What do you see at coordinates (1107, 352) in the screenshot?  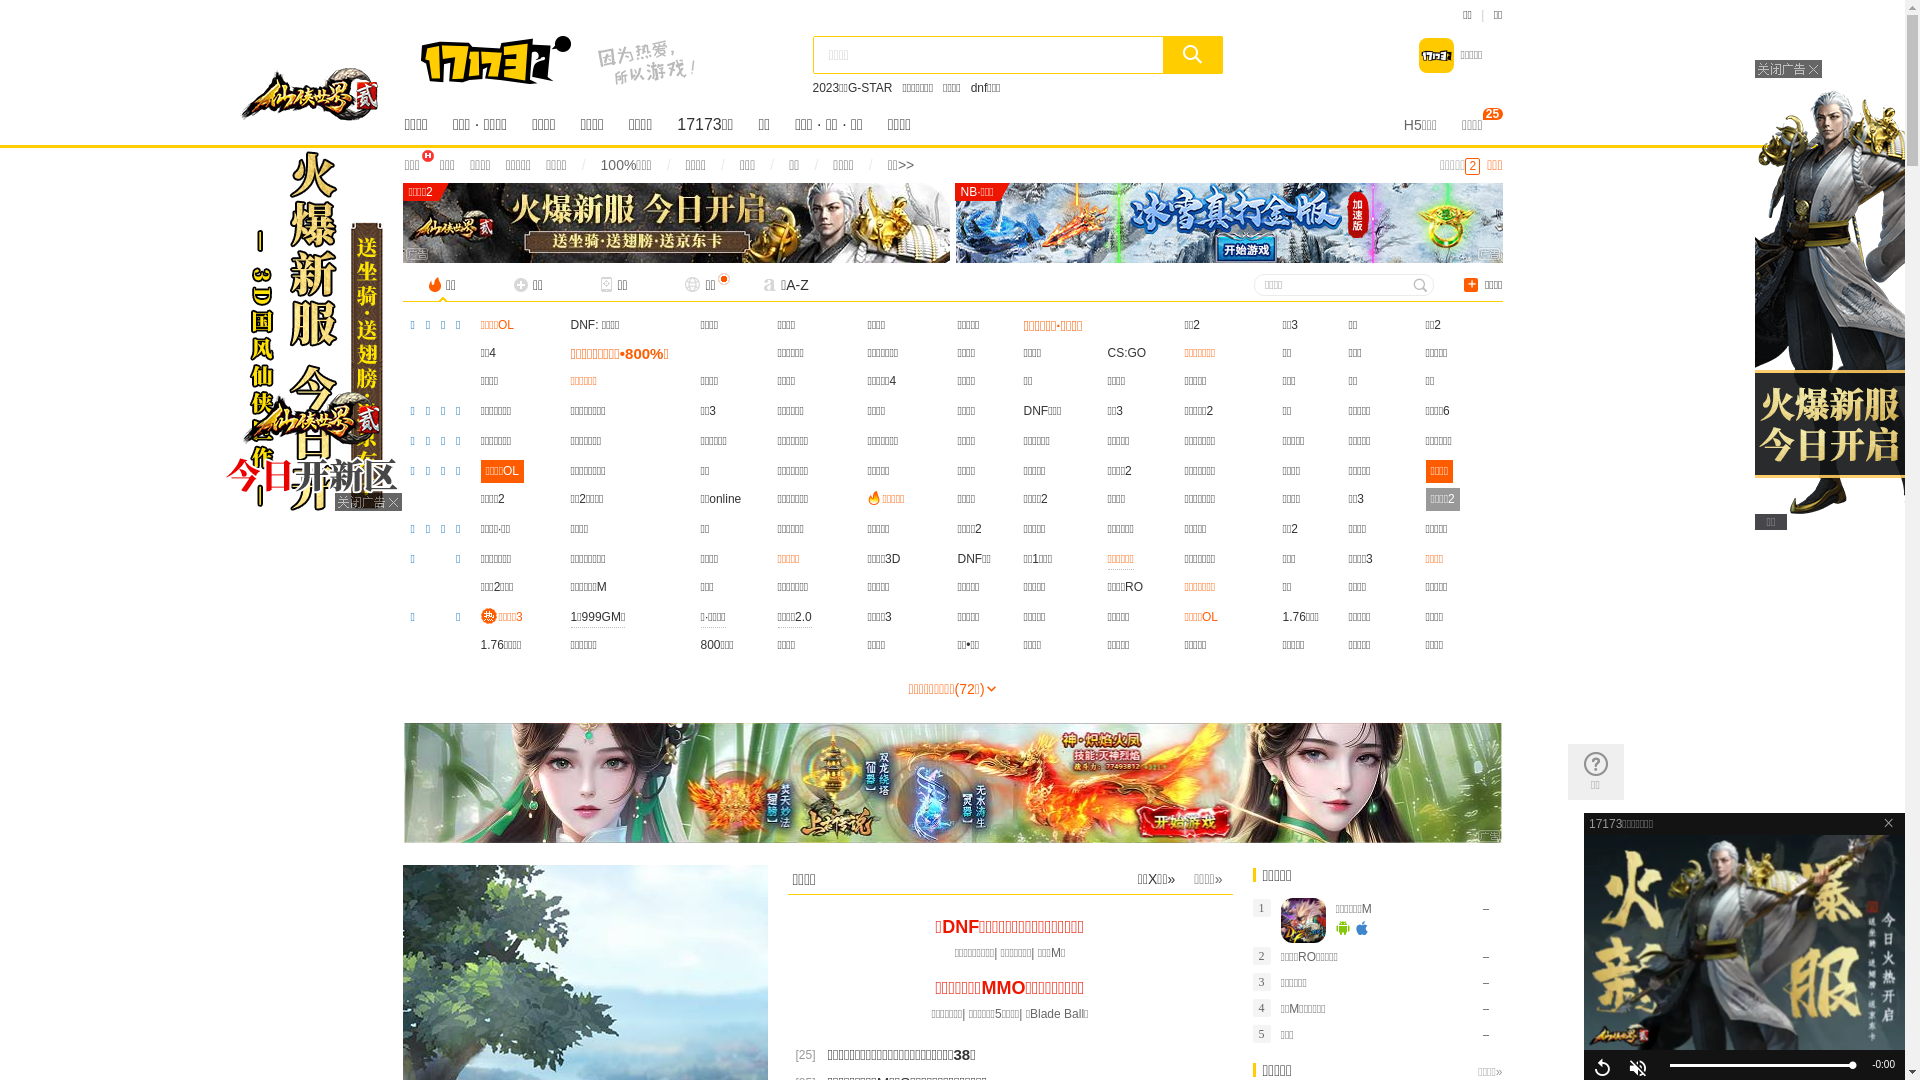 I see `'CS:GO'` at bounding box center [1107, 352].